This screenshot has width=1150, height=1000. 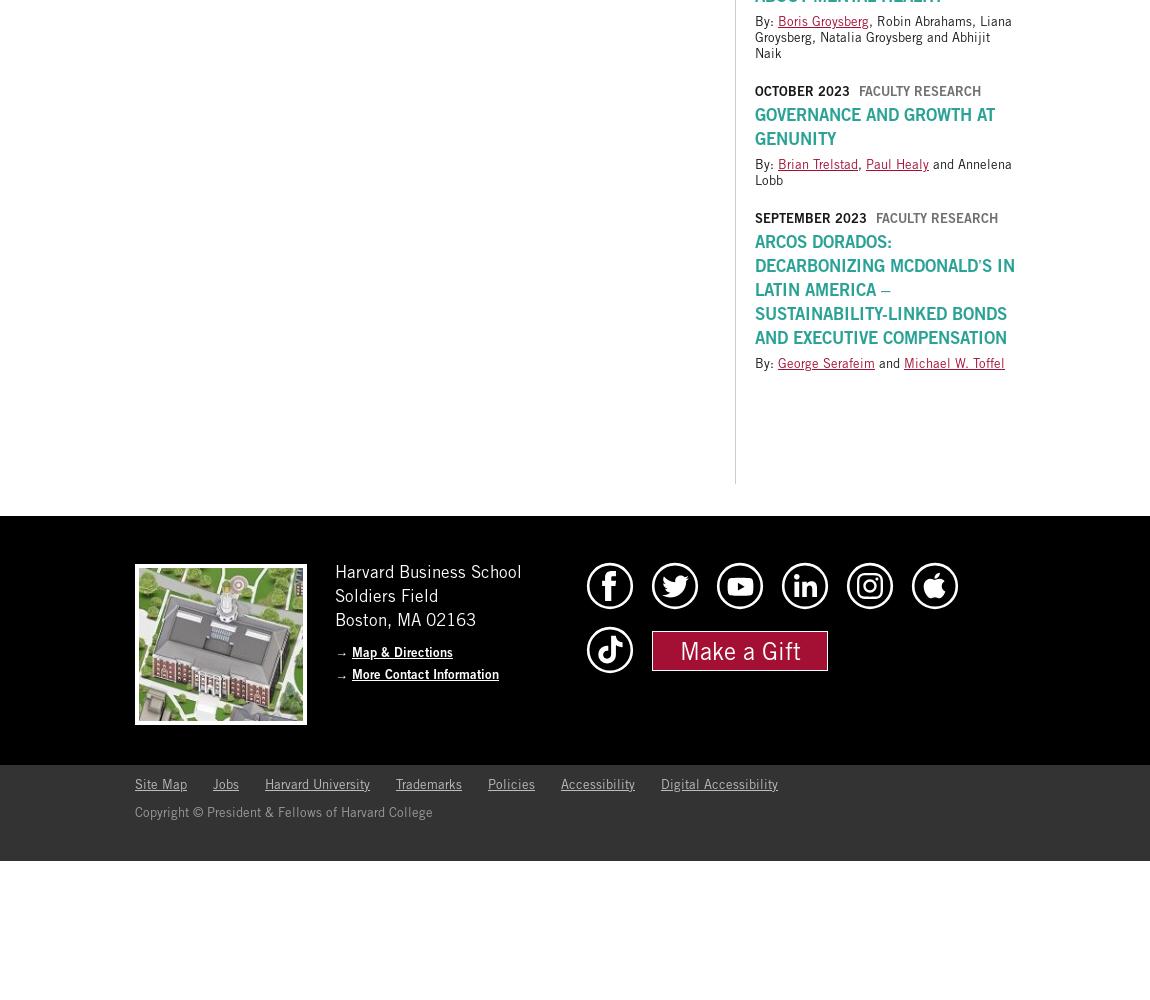 What do you see at coordinates (718, 783) in the screenshot?
I see `'Digital Accessibility'` at bounding box center [718, 783].